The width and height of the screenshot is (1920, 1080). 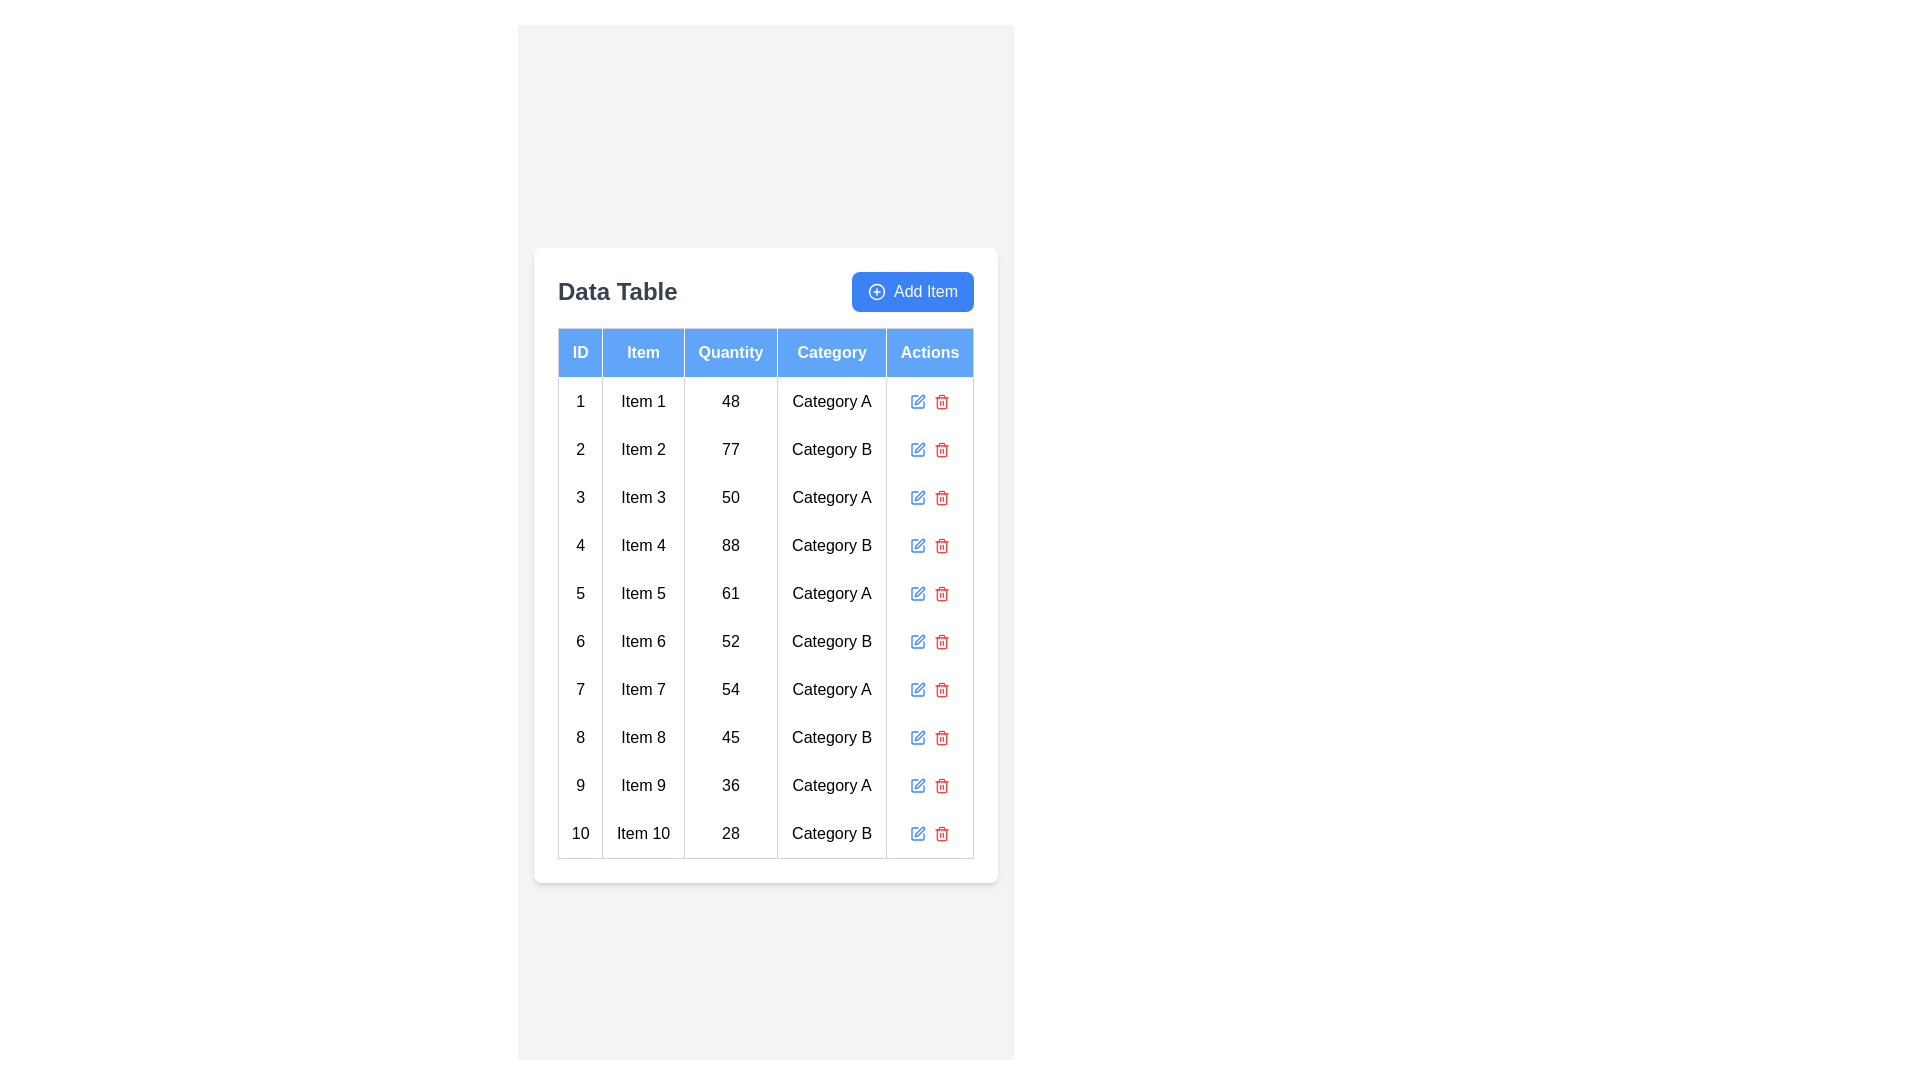 What do you see at coordinates (729, 592) in the screenshot?
I see `the static table cell displaying the quantity of Item 5 in the third column under the 'Quantity' label` at bounding box center [729, 592].